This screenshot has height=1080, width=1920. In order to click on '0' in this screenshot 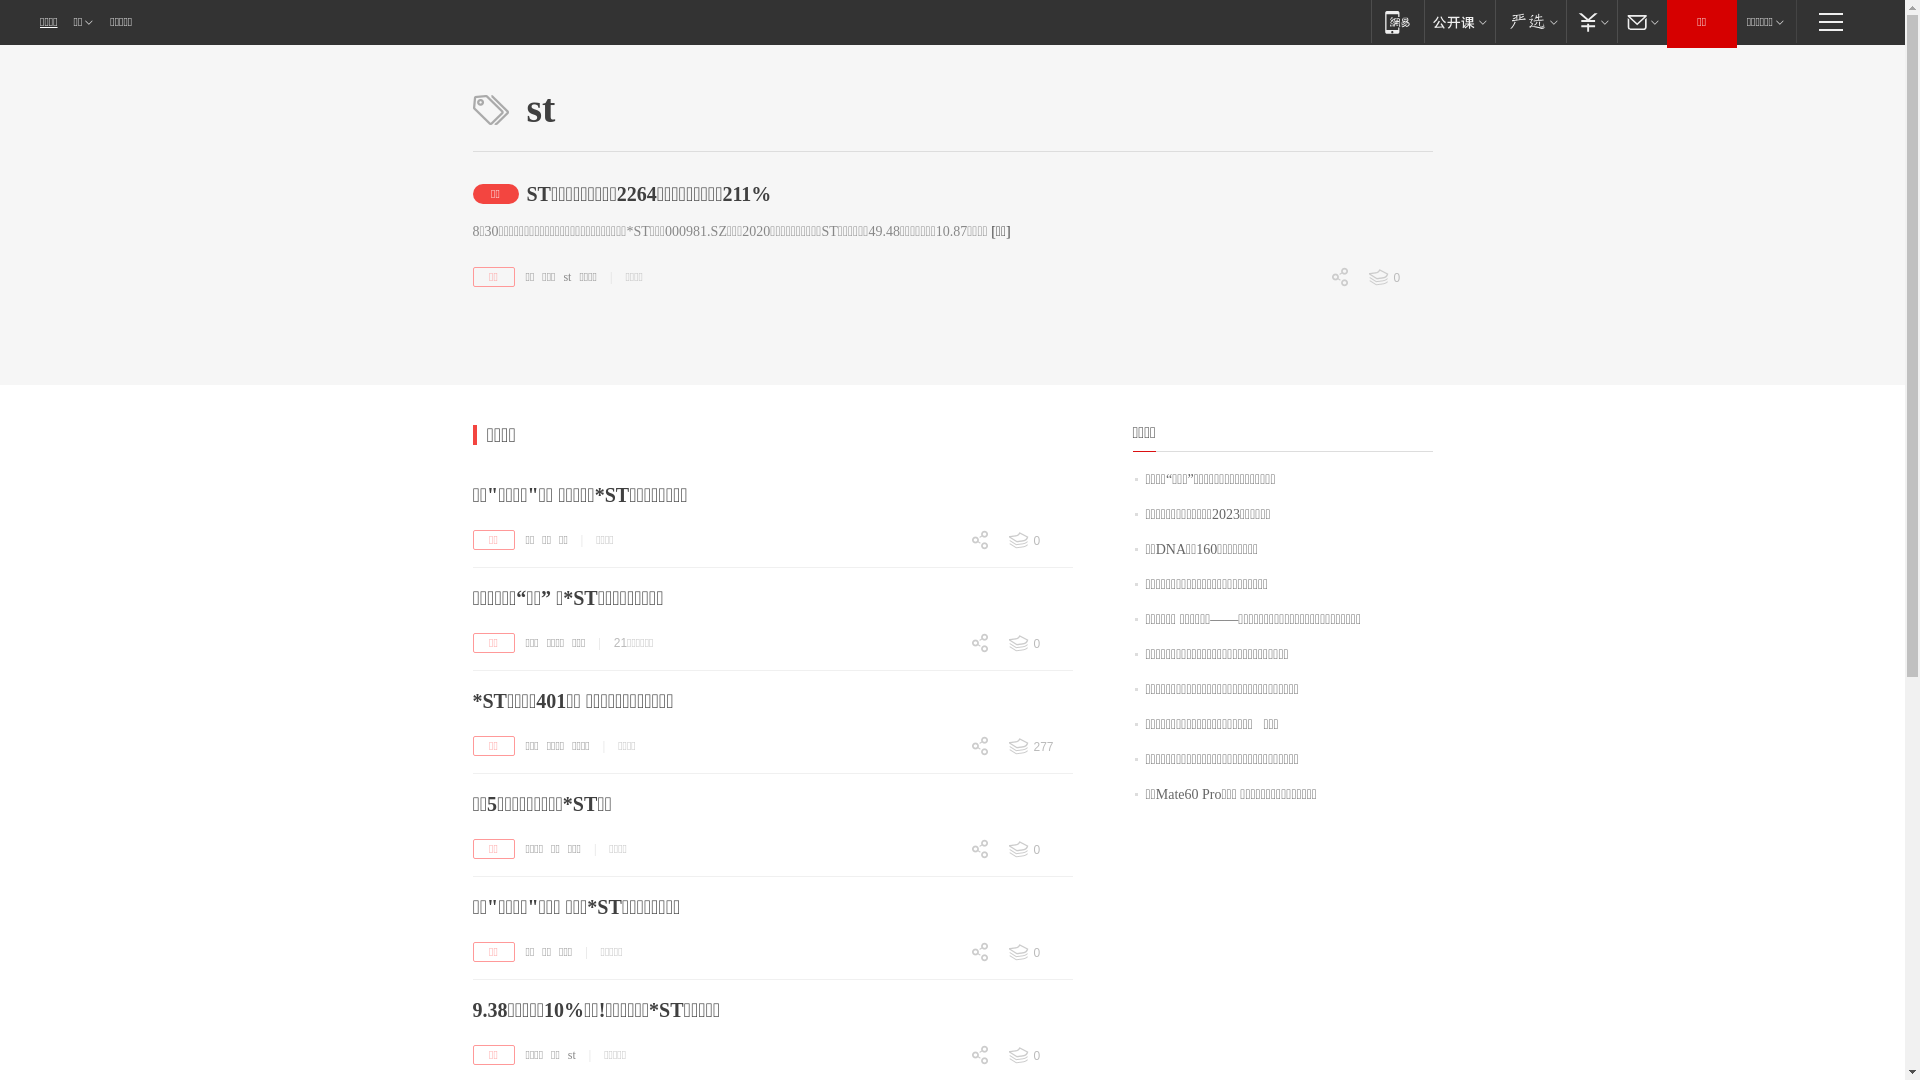, I will do `click(1300, 415)`.